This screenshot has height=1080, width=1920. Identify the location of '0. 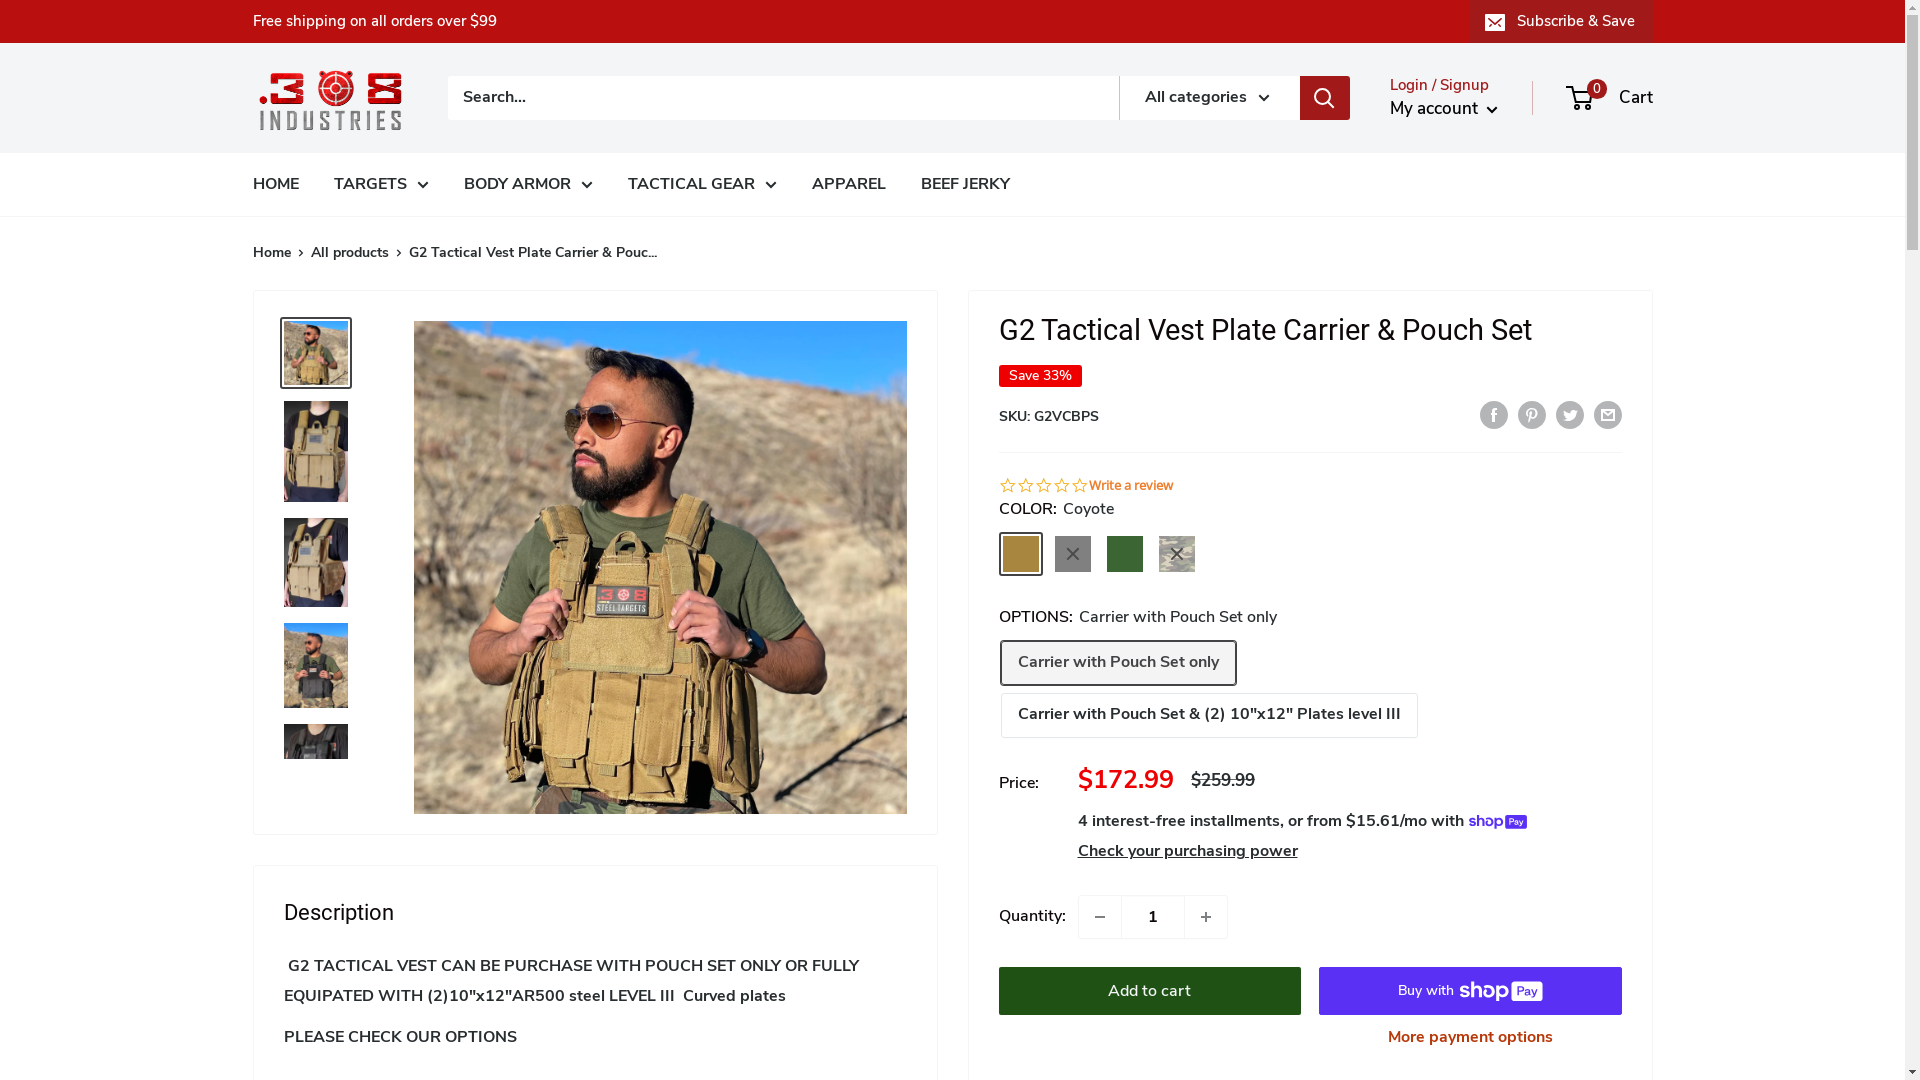
(1567, 97).